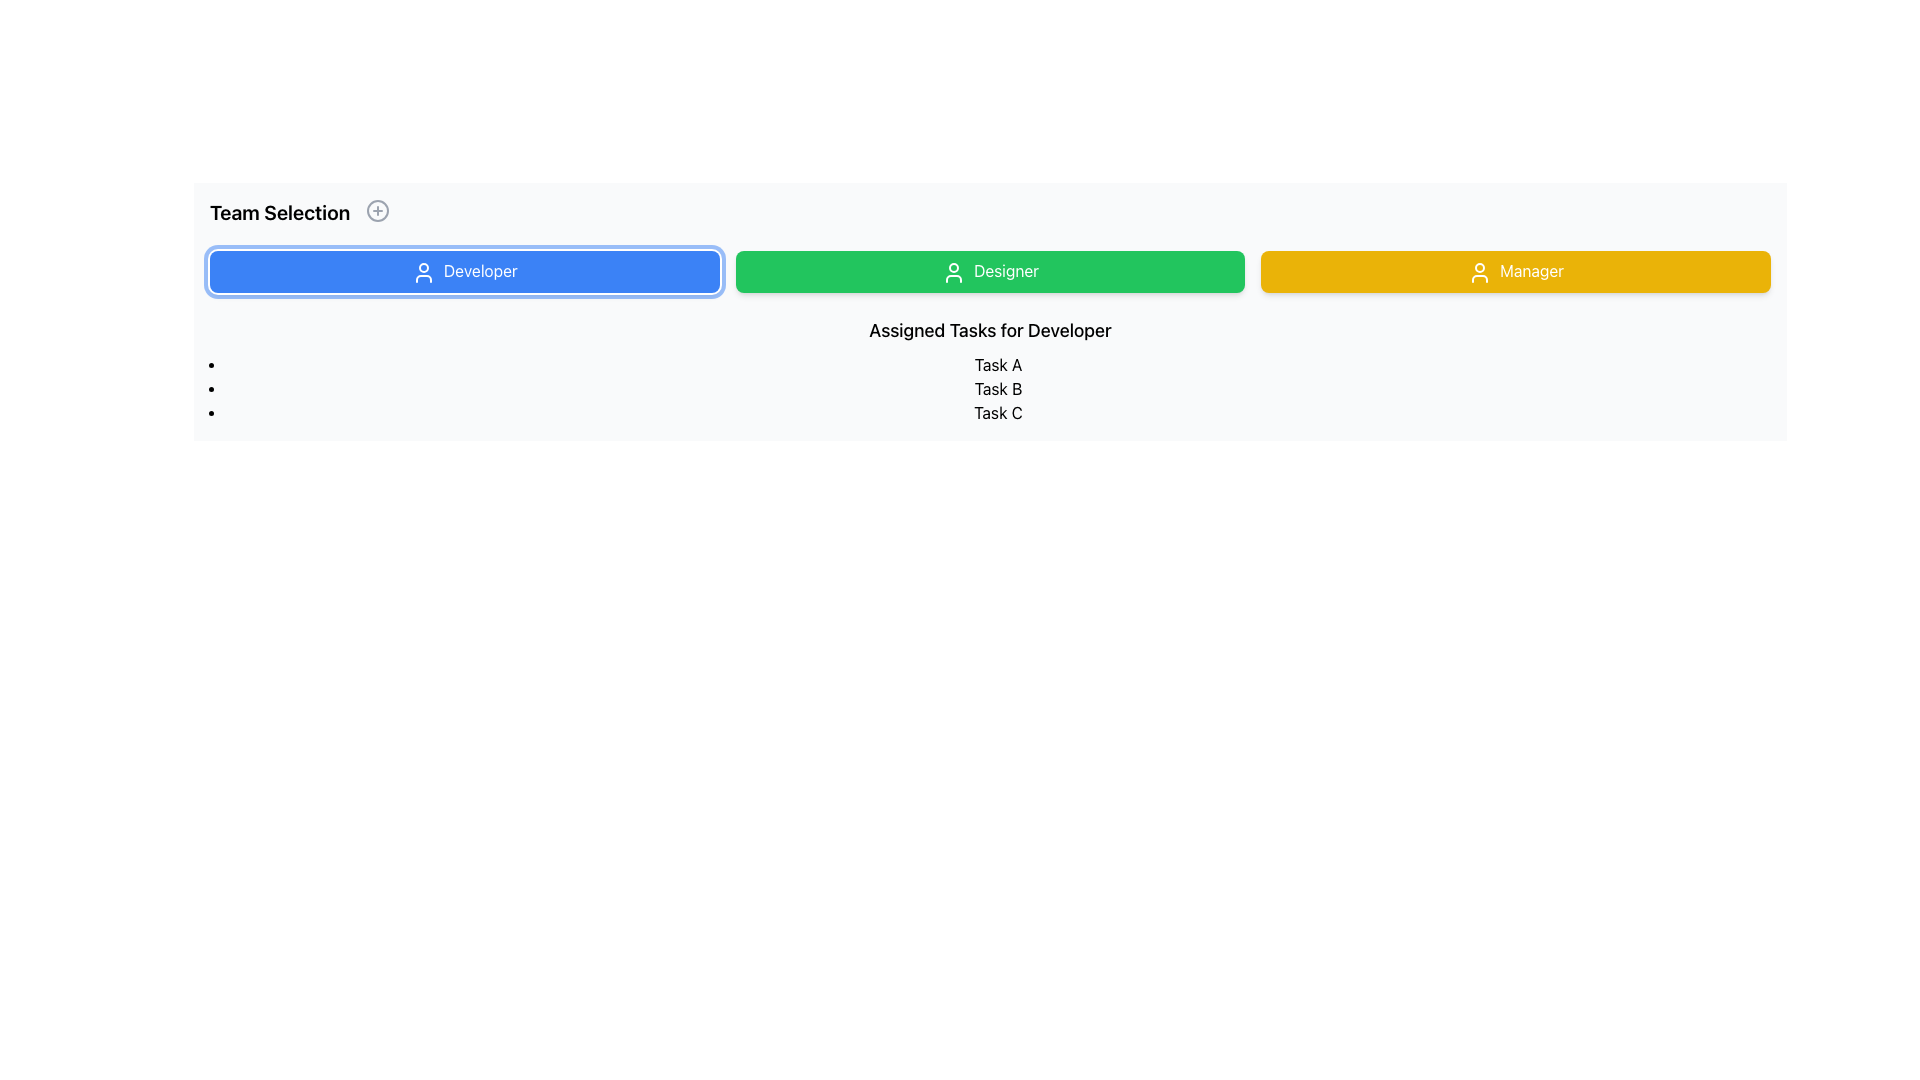 This screenshot has height=1080, width=1920. Describe the element at coordinates (378, 211) in the screenshot. I see `the circle graphical element within the SVG icon located to the right of the text 'Team Selection'` at that location.